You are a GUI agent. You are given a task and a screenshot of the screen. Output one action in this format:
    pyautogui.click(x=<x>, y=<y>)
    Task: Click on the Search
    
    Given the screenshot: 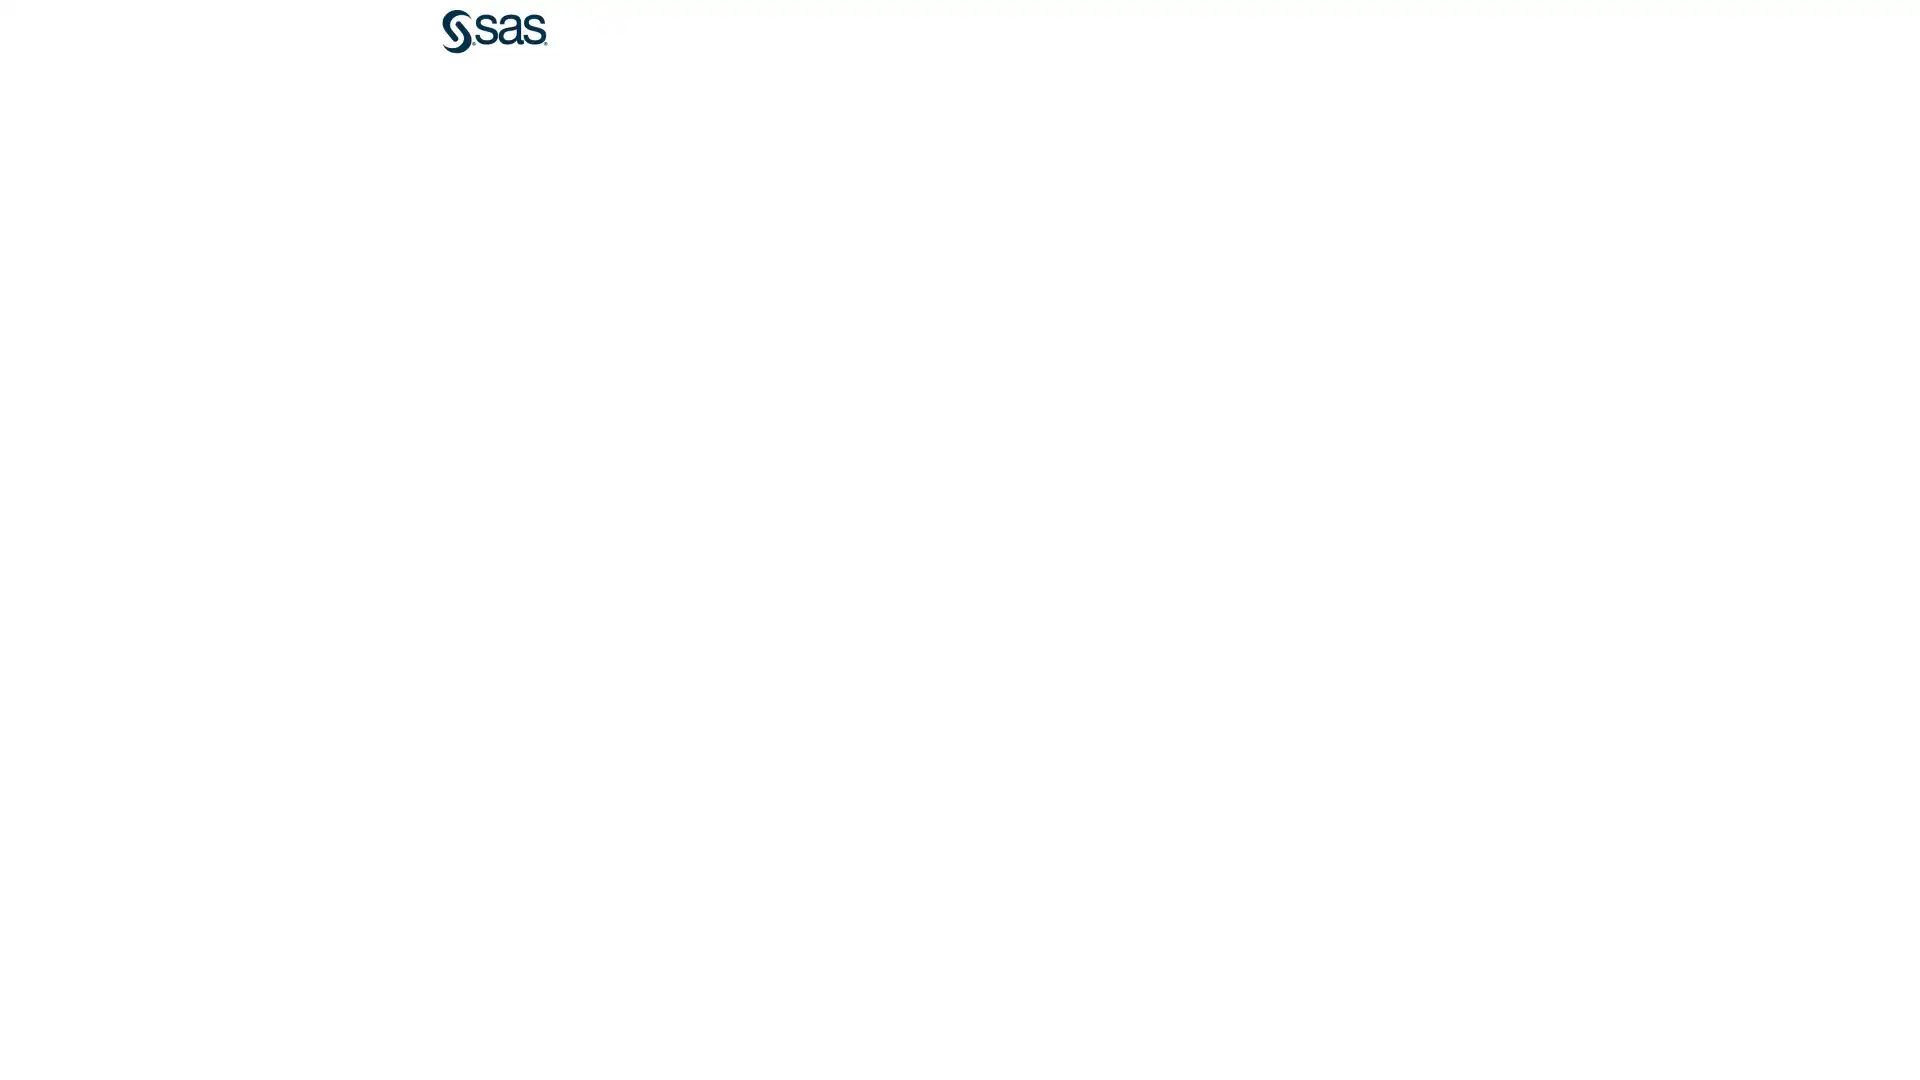 What is the action you would take?
    pyautogui.click(x=1536, y=32)
    